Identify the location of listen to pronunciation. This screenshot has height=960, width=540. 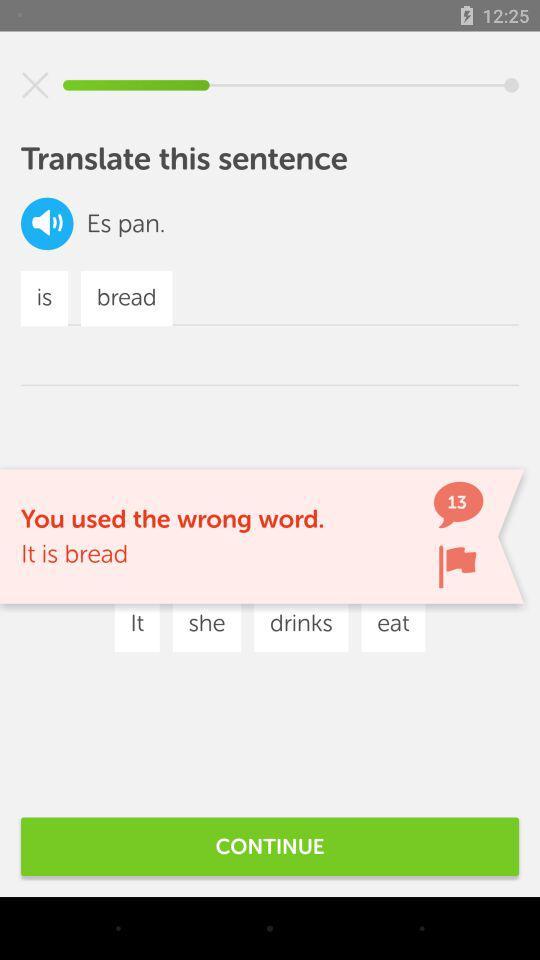
(47, 223).